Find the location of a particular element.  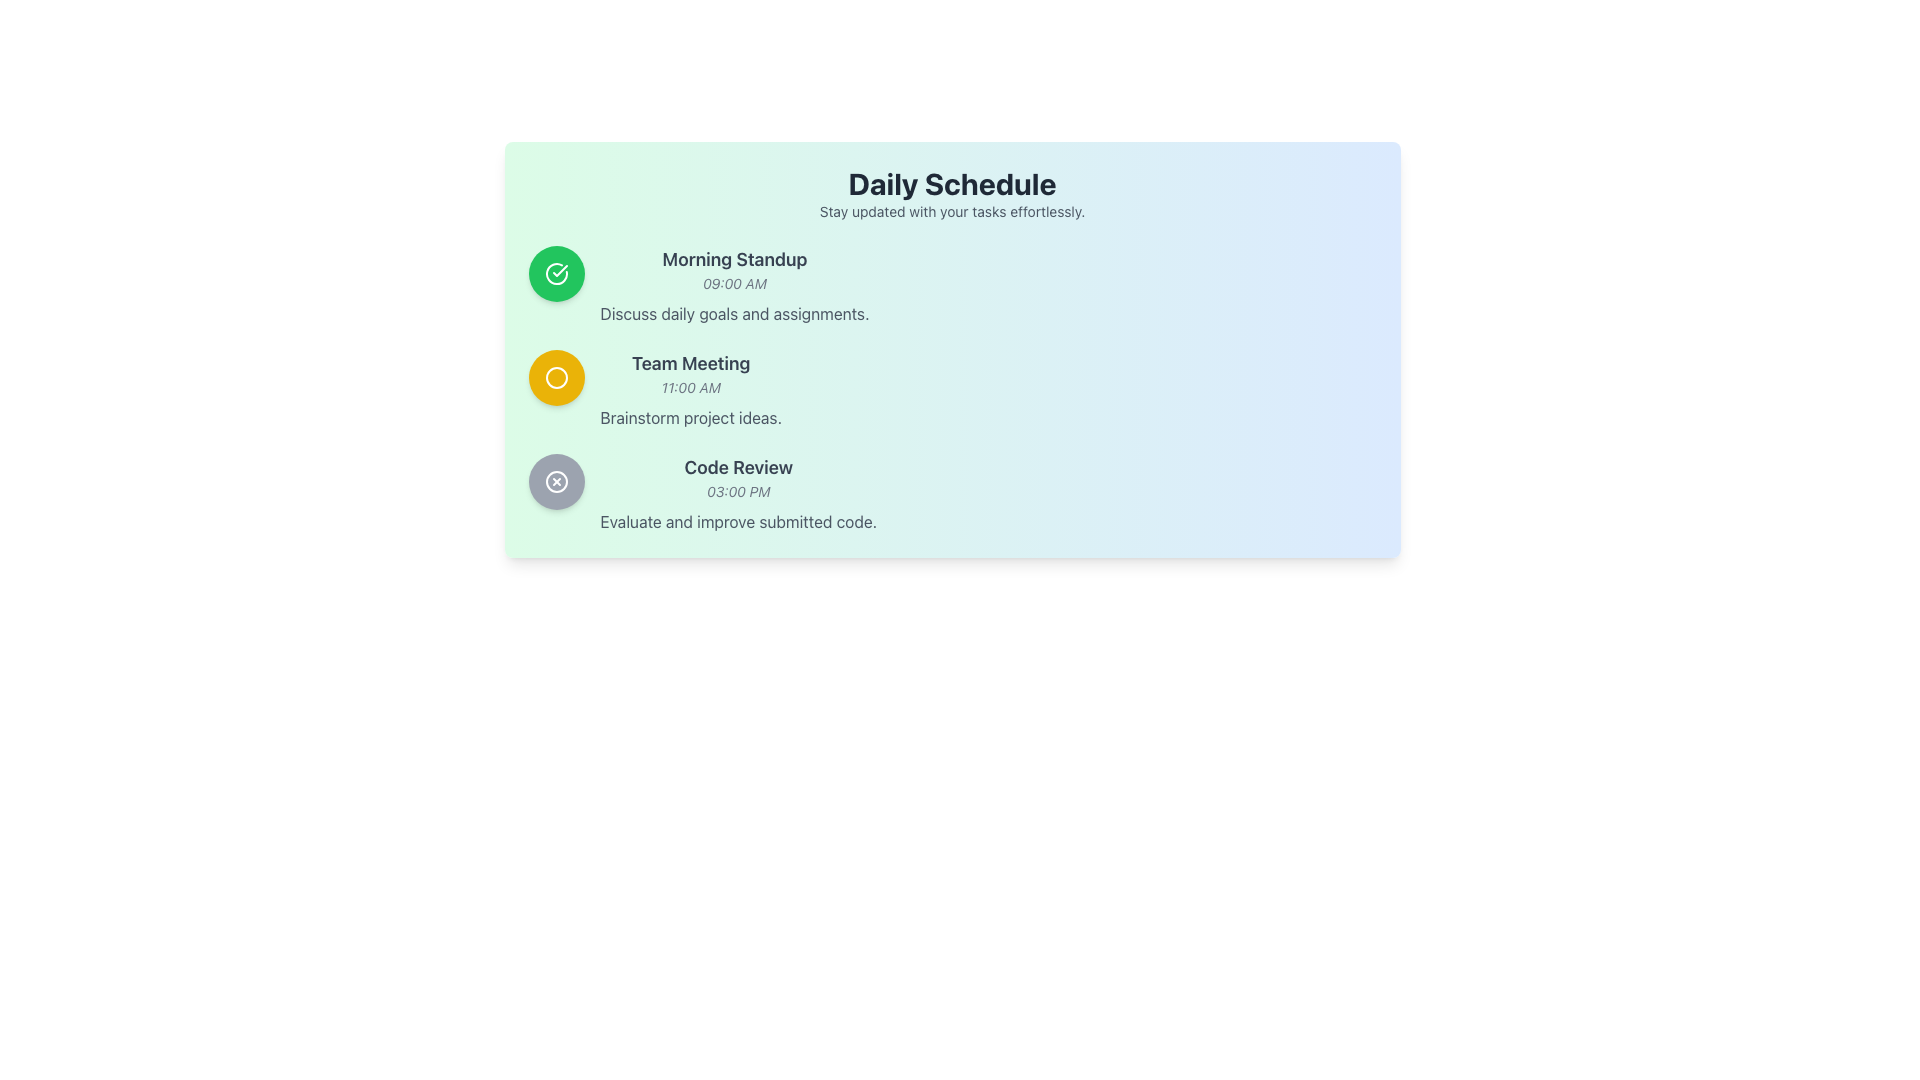

the second SVG Circle Graphic that represents the 'Team Meeting' section in the schedule is located at coordinates (556, 378).